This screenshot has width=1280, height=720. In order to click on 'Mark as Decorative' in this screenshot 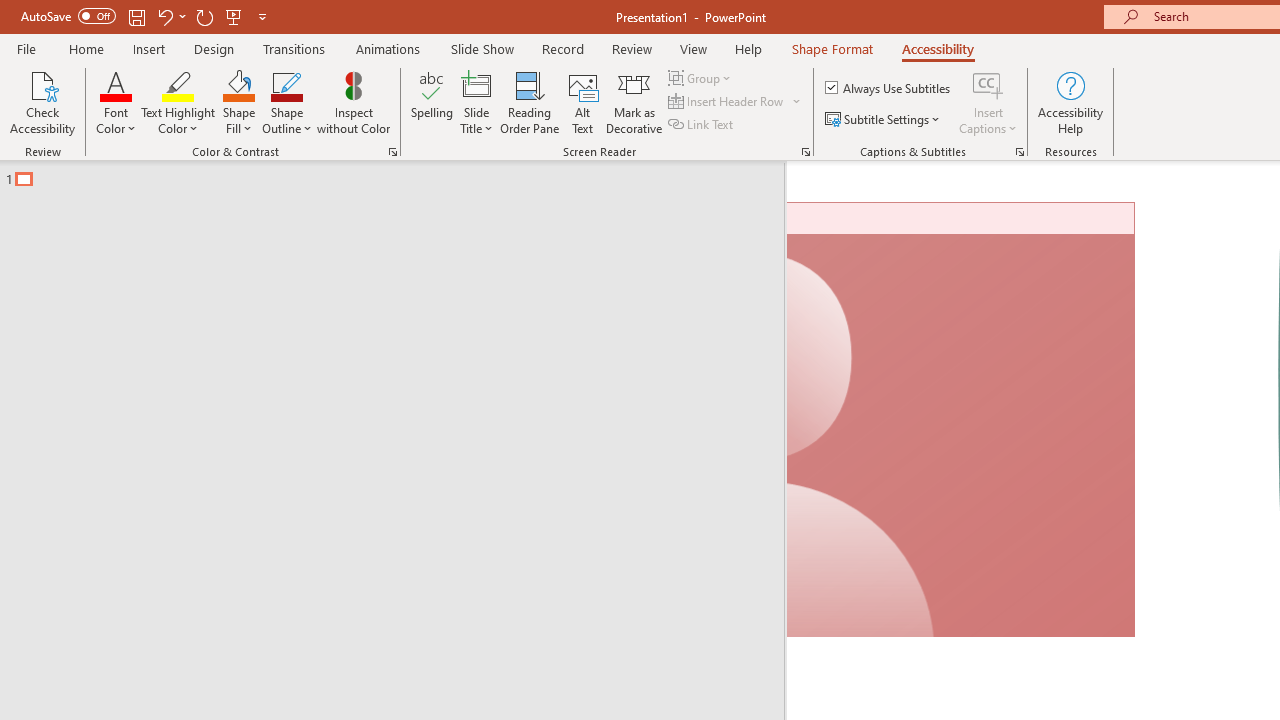, I will do `click(633, 103)`.